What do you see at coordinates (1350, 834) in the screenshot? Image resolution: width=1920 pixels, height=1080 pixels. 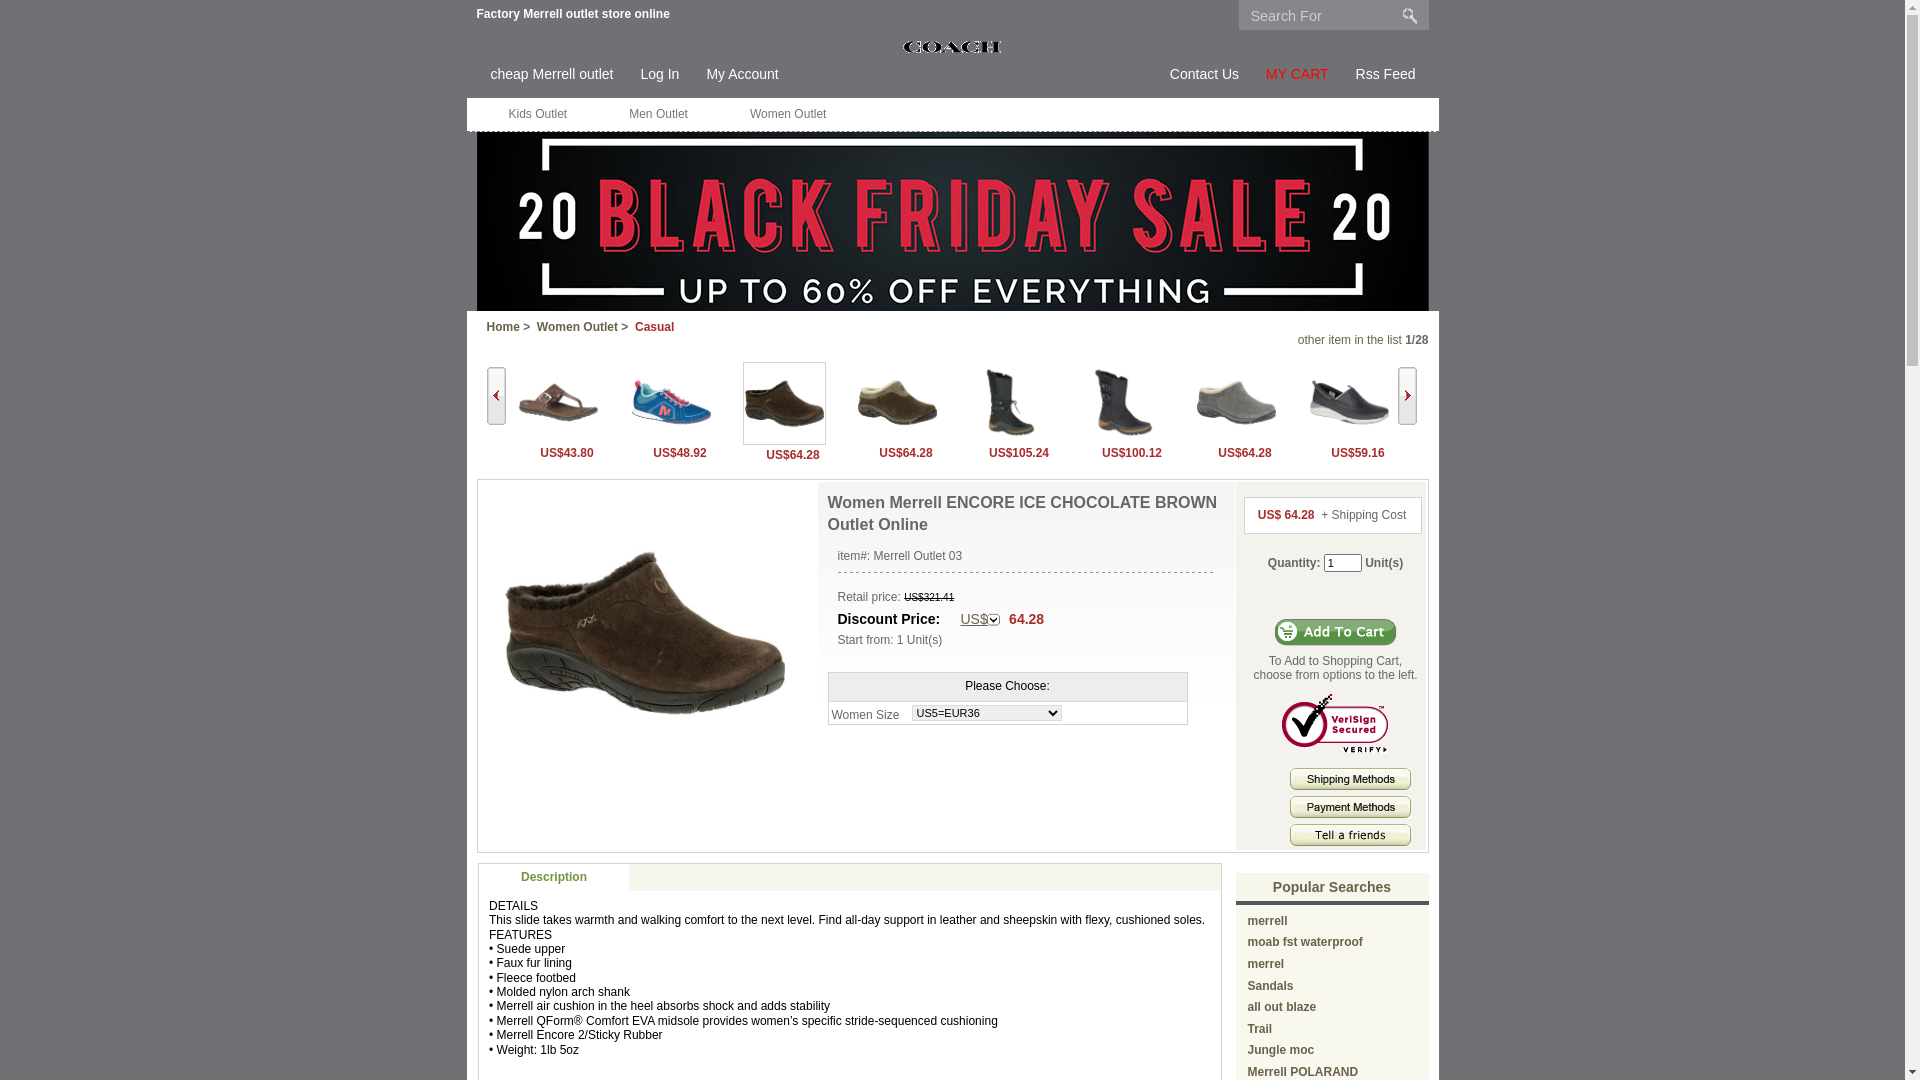 I see `' Tell A Friends '` at bounding box center [1350, 834].